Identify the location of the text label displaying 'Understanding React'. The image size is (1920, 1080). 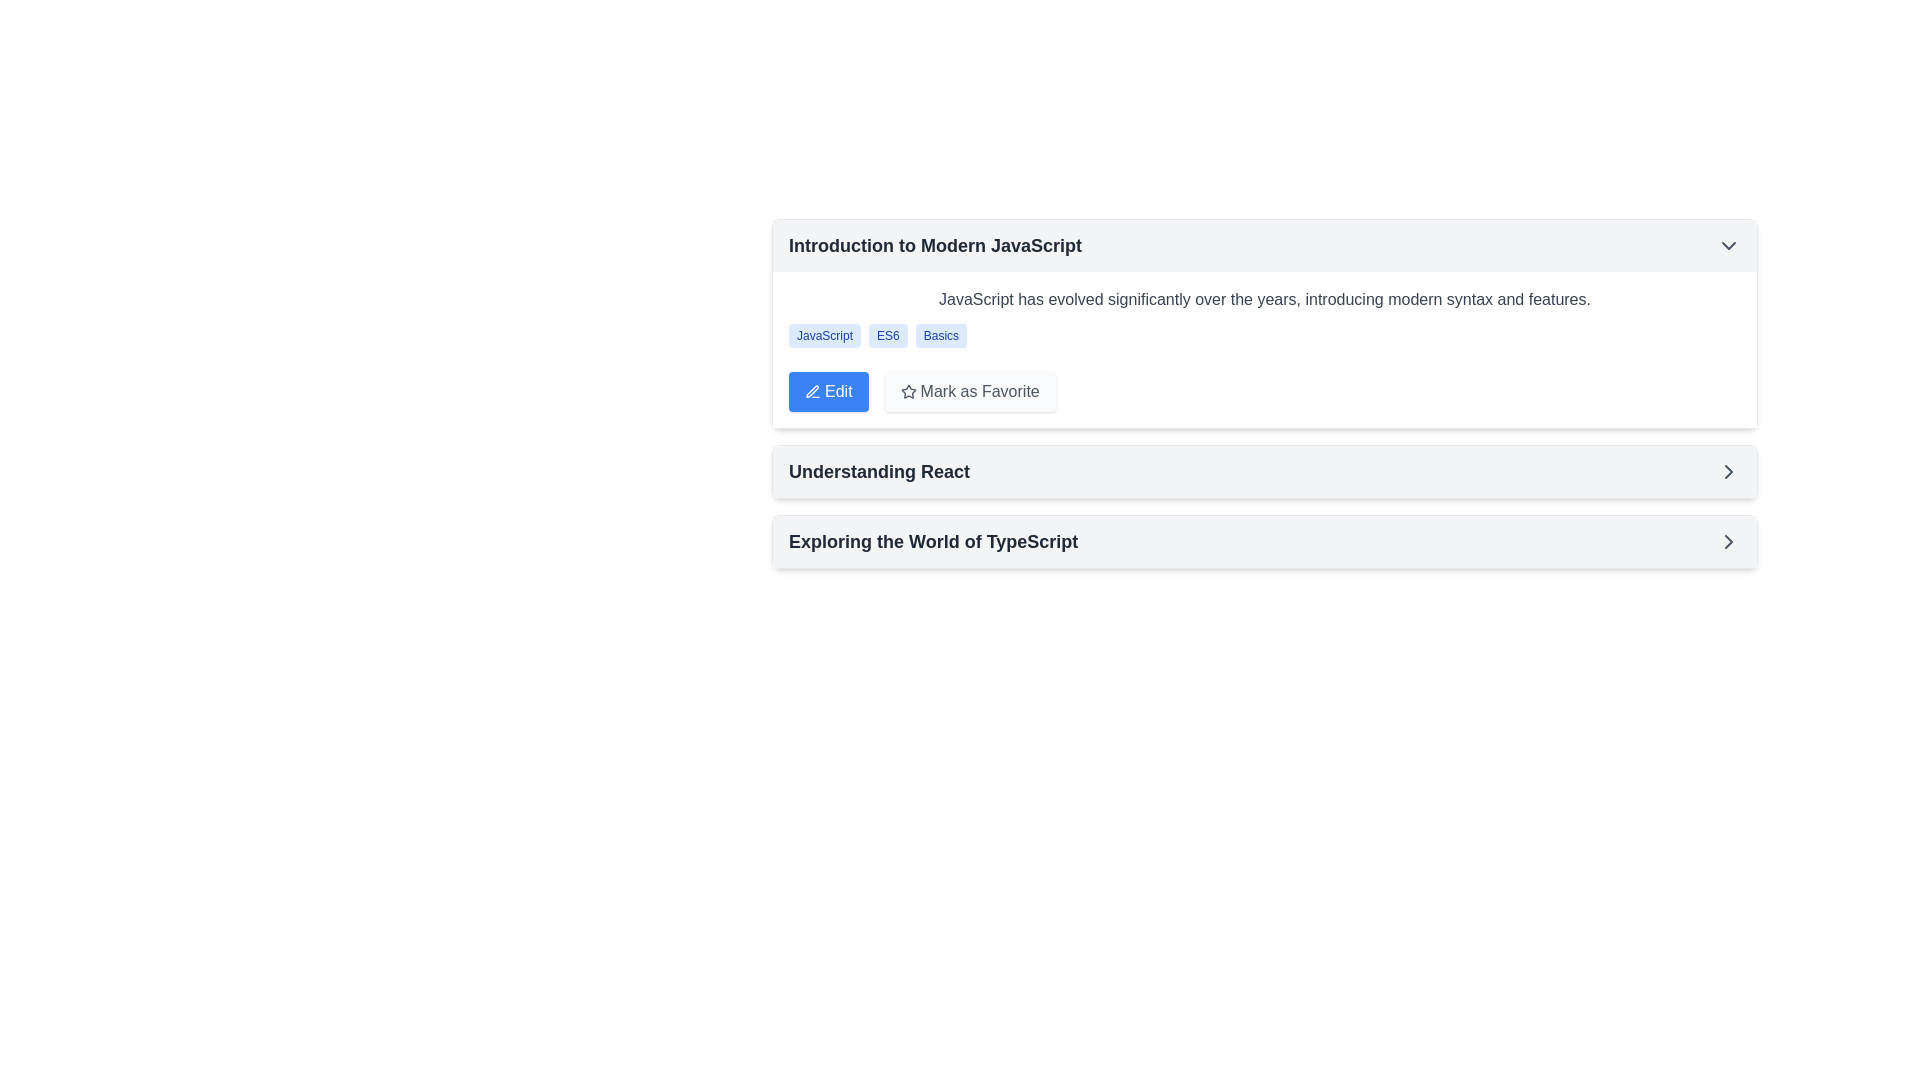
(879, 471).